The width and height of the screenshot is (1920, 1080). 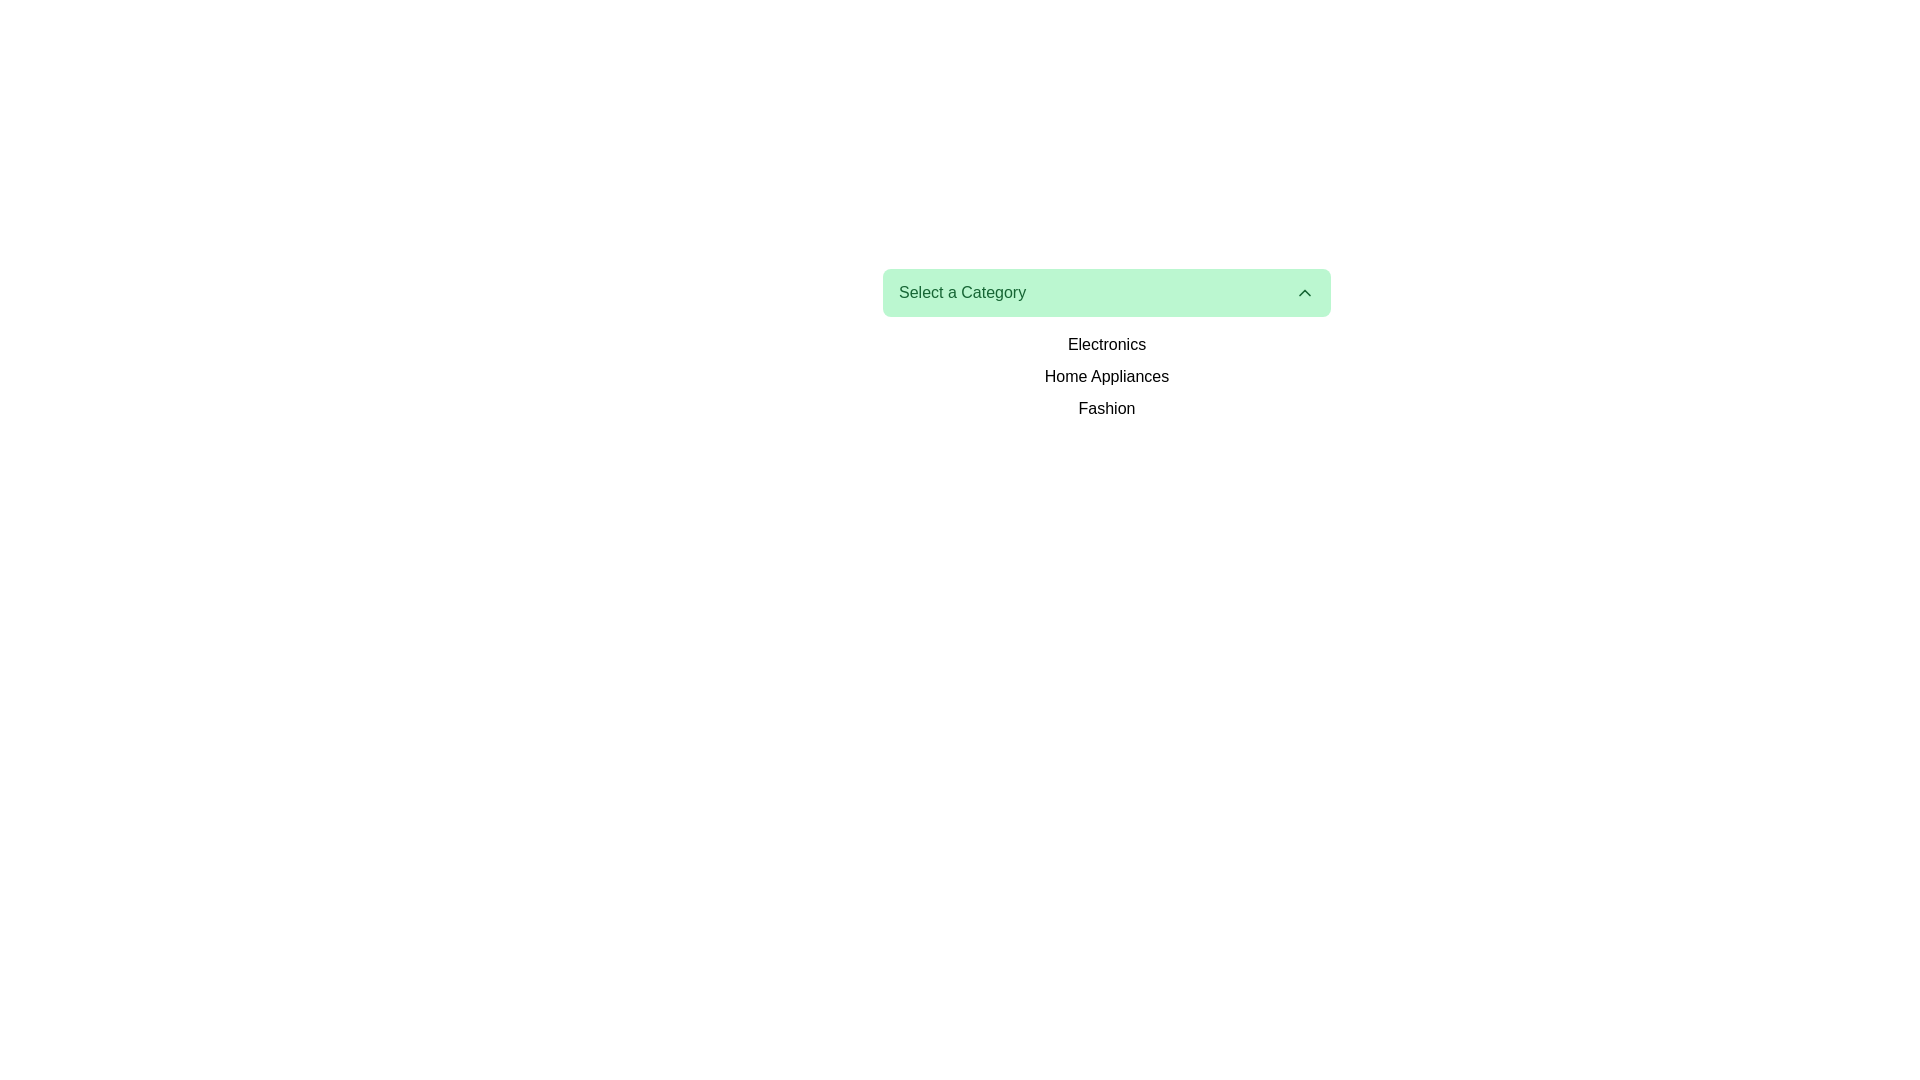 What do you see at coordinates (1106, 343) in the screenshot?
I see `the first selectable option in the vertical list for 'Electronics' located below the green header labeled 'Select a Category'` at bounding box center [1106, 343].